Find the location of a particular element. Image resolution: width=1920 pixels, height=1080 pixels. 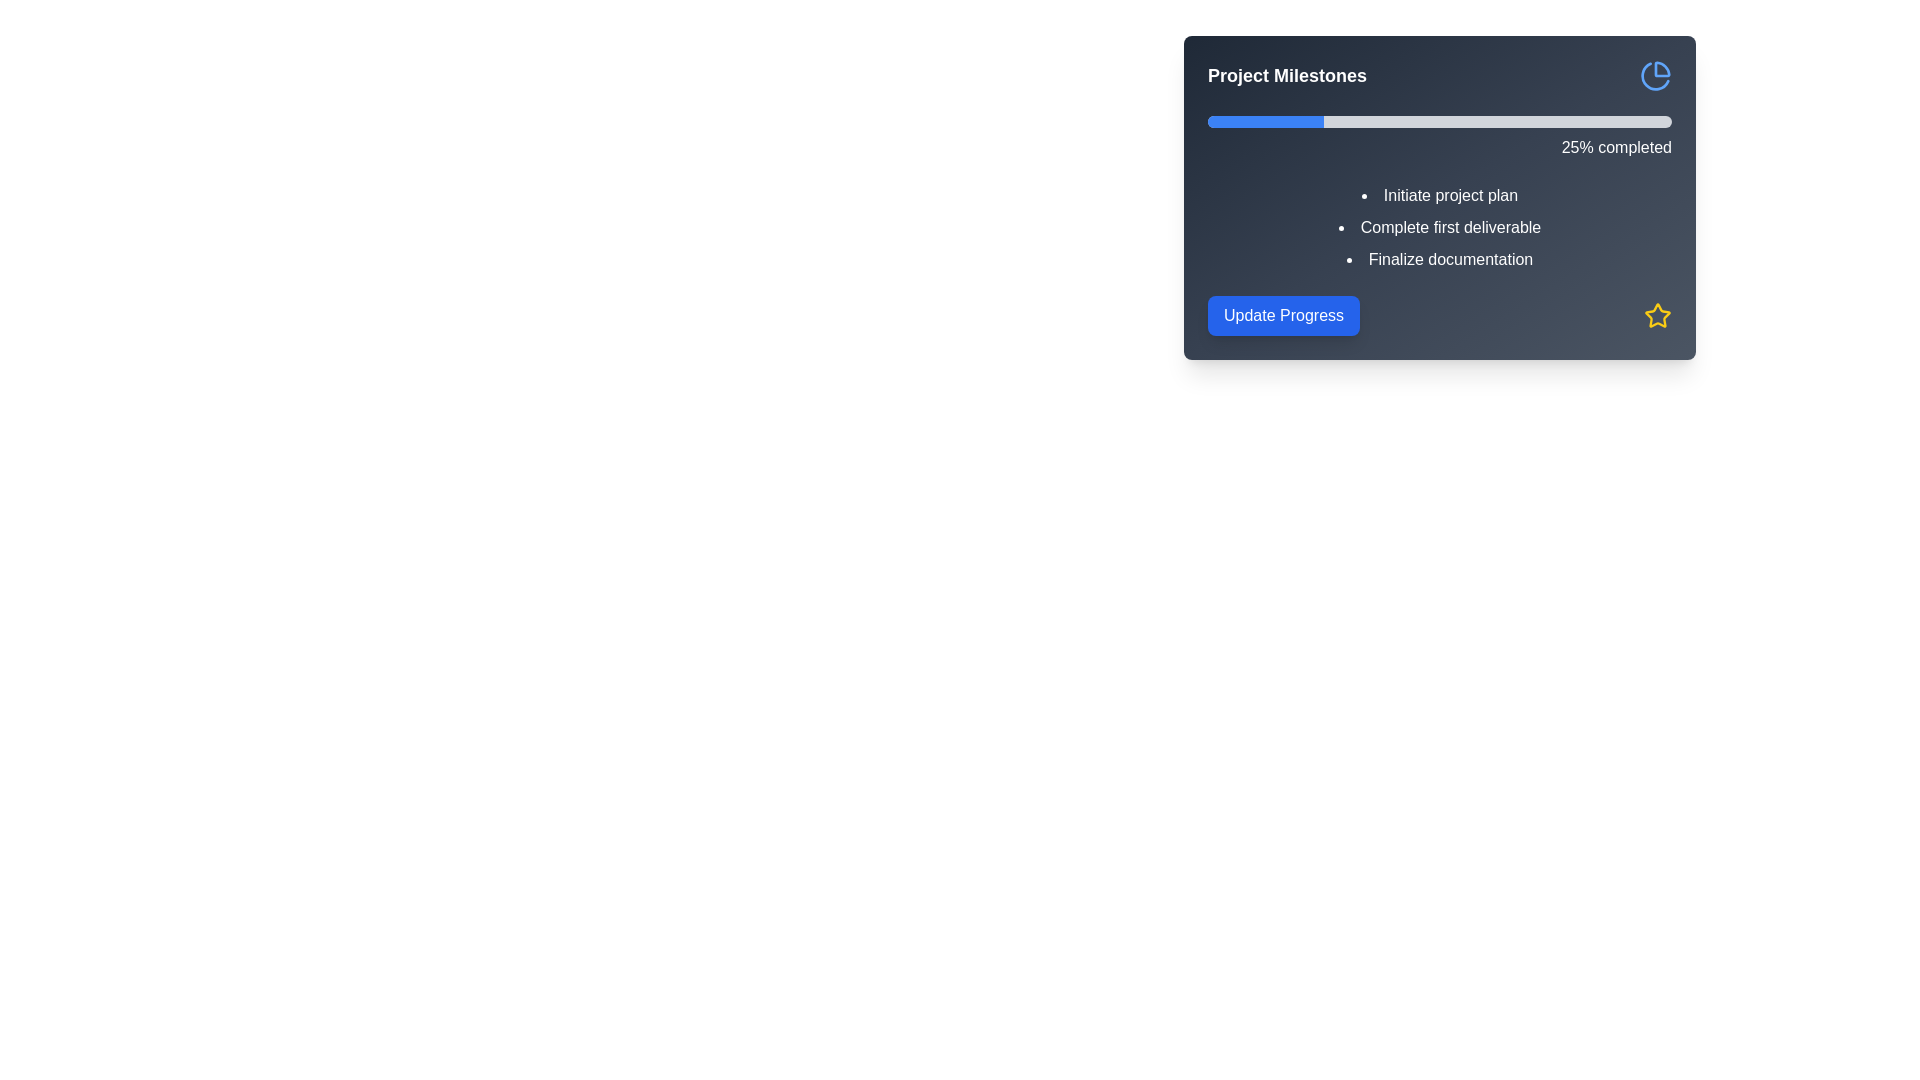

progress is located at coordinates (1297, 122).